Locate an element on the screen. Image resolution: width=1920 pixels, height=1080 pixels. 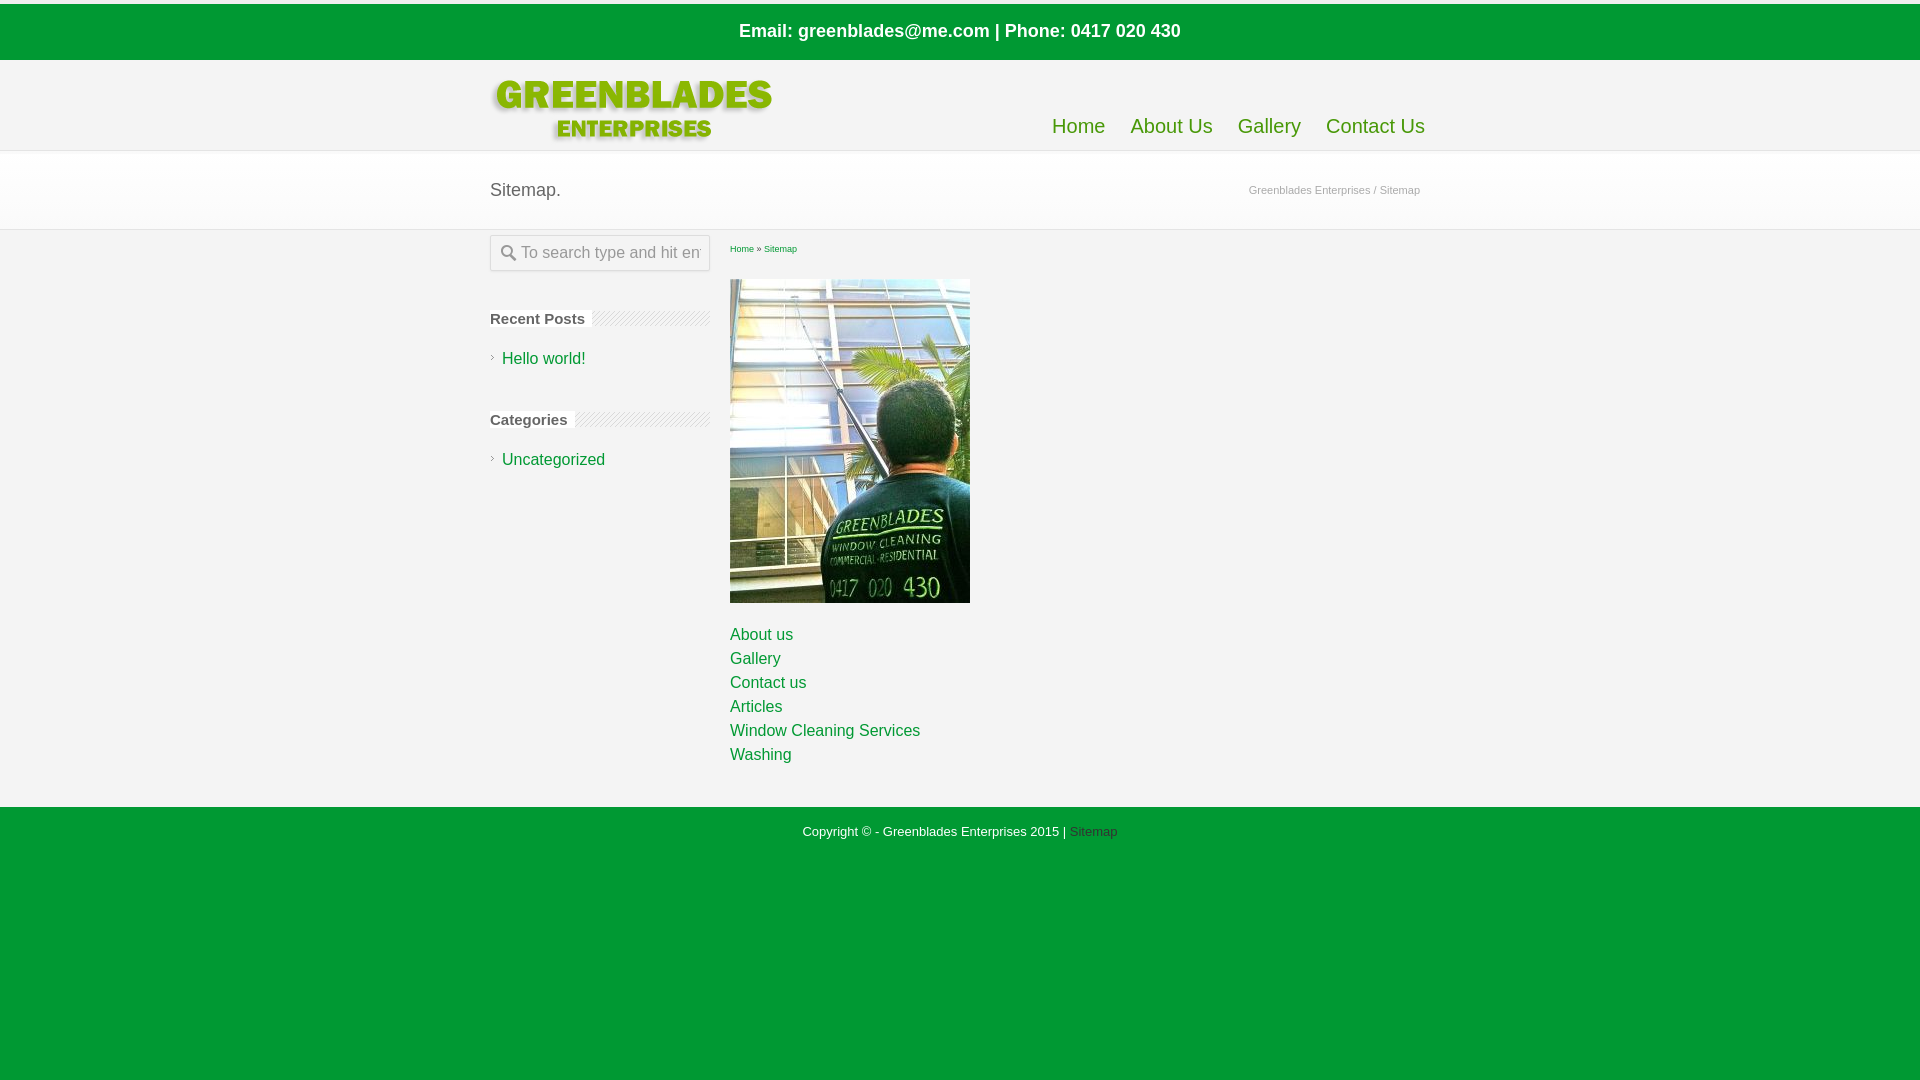
'Window Cleaning Services' is located at coordinates (728, 730).